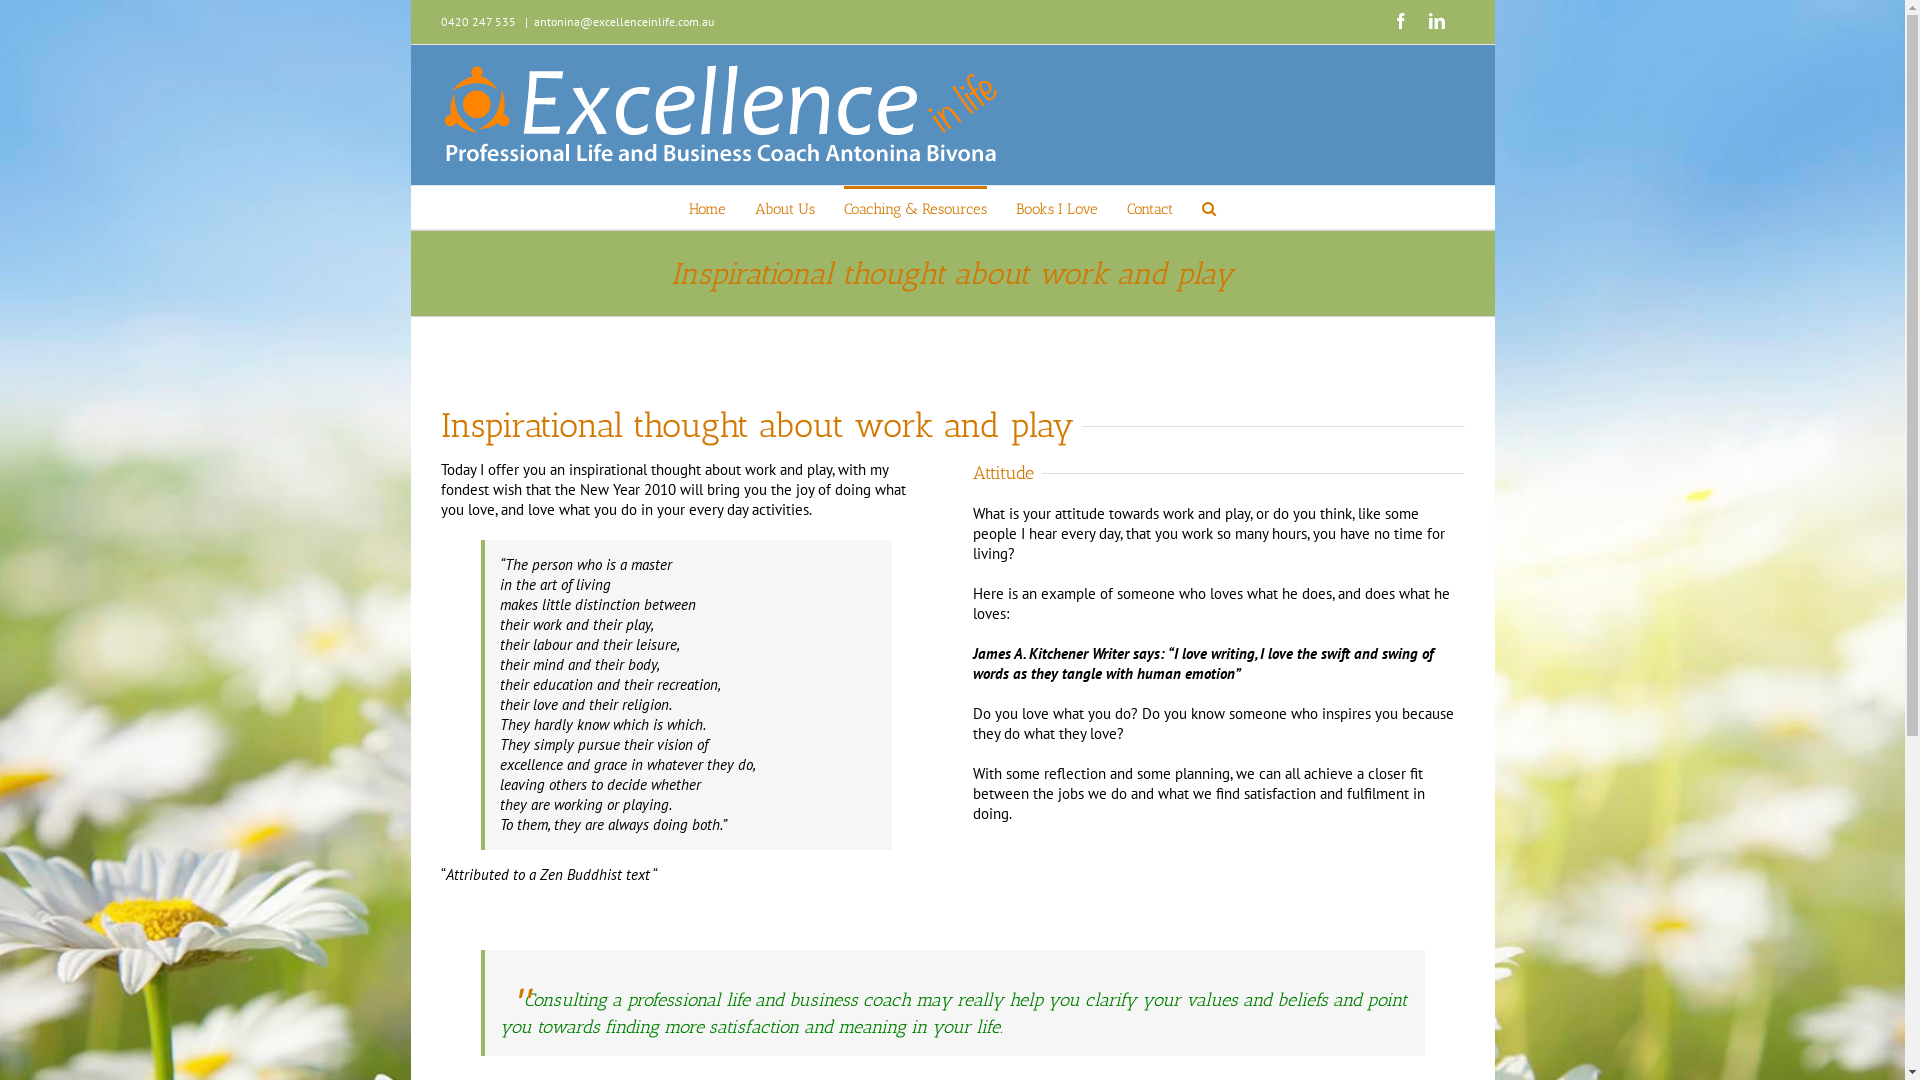  I want to click on 'Coaching & Resources', so click(844, 207).